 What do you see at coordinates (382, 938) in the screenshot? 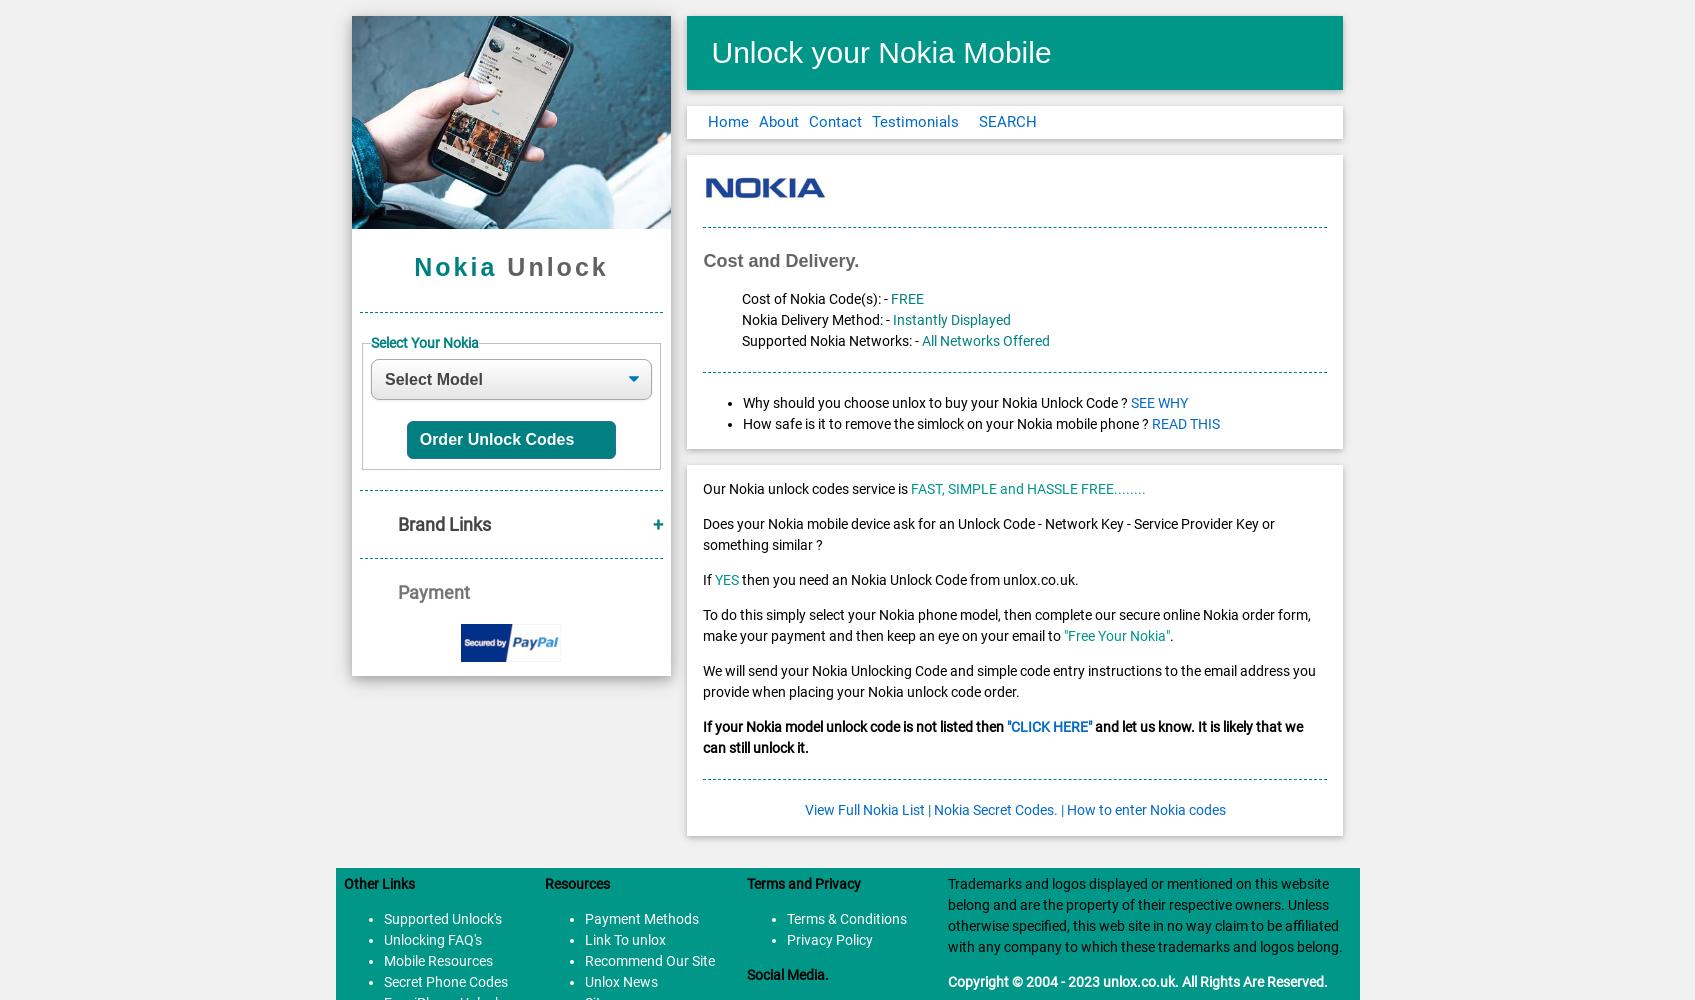
I see `'Unlocking FAQ's'` at bounding box center [382, 938].